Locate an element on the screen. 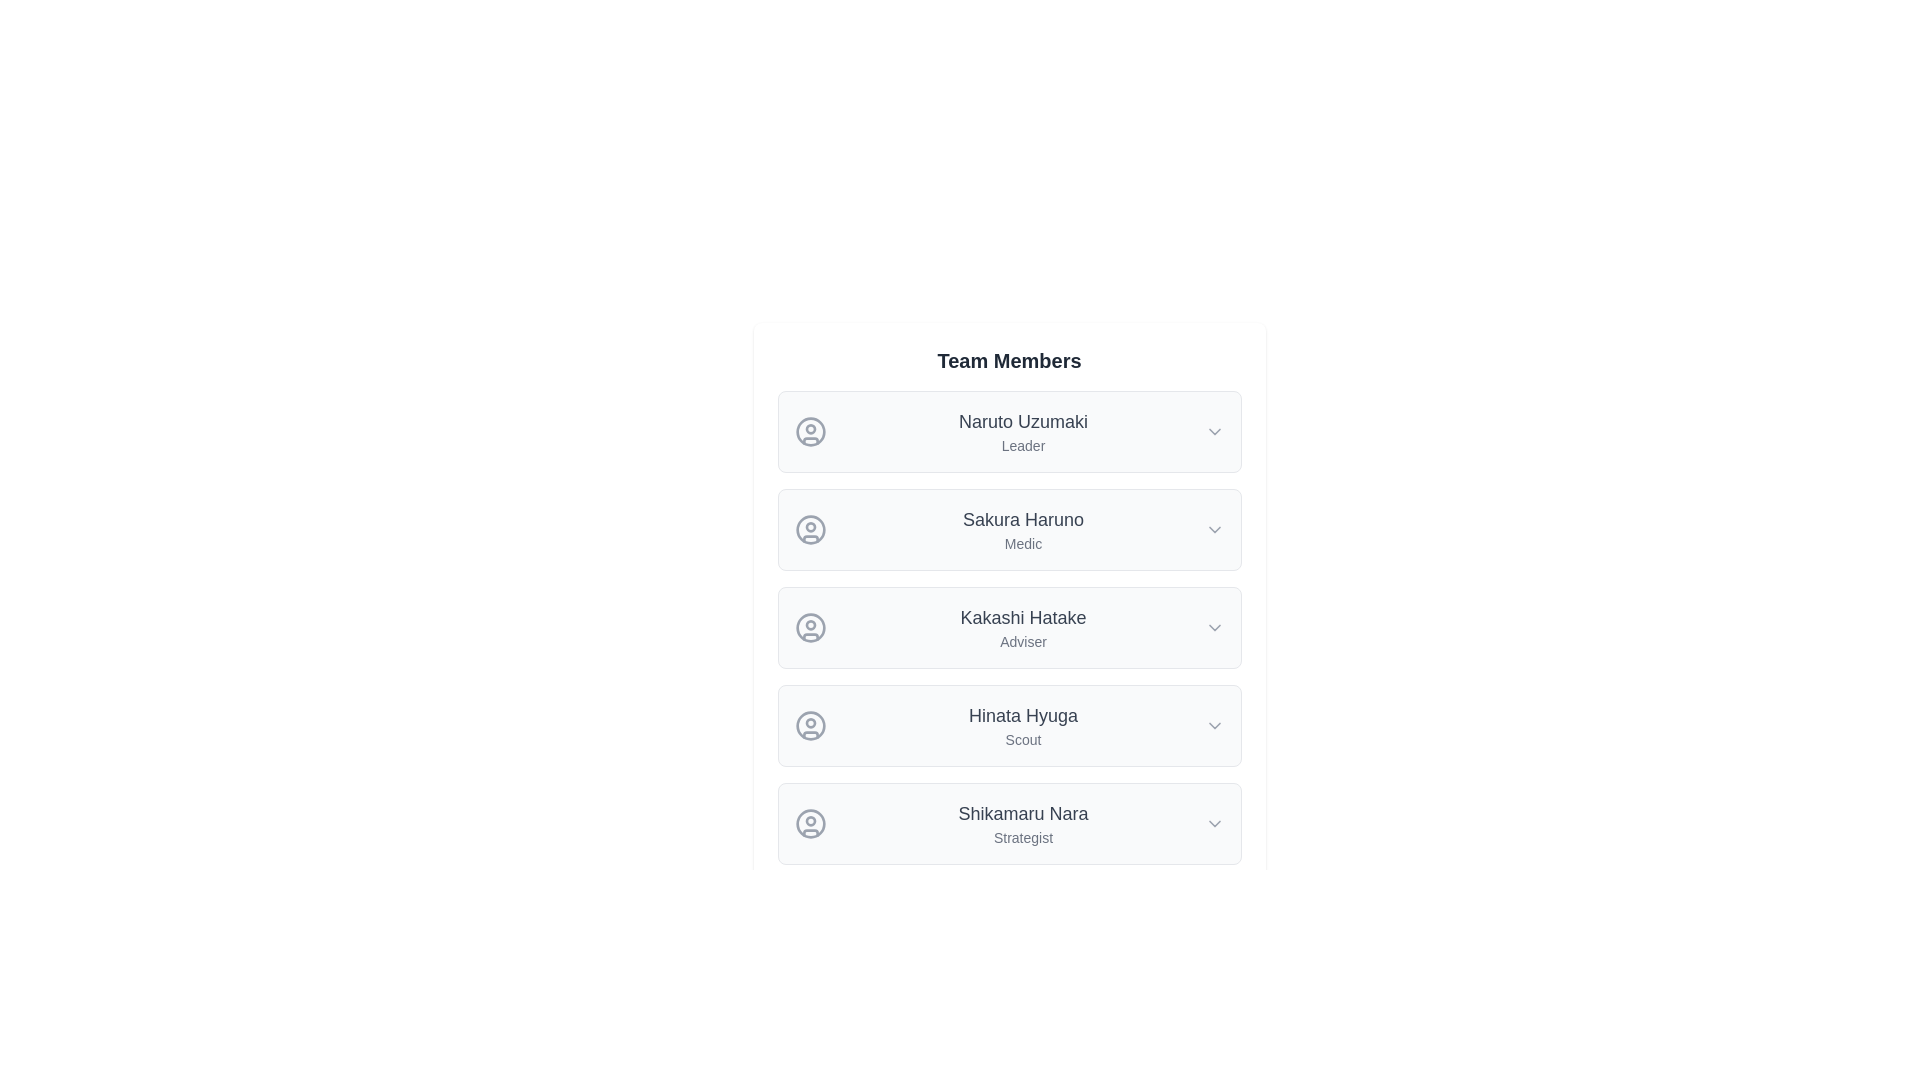 This screenshot has height=1080, width=1920. the circular profile icon, which is part of an SVG graphic, positioned at the center of the user avatar to the left of the text 'Naruto Uzumaki' and 'Leader' in the team members list is located at coordinates (810, 431).